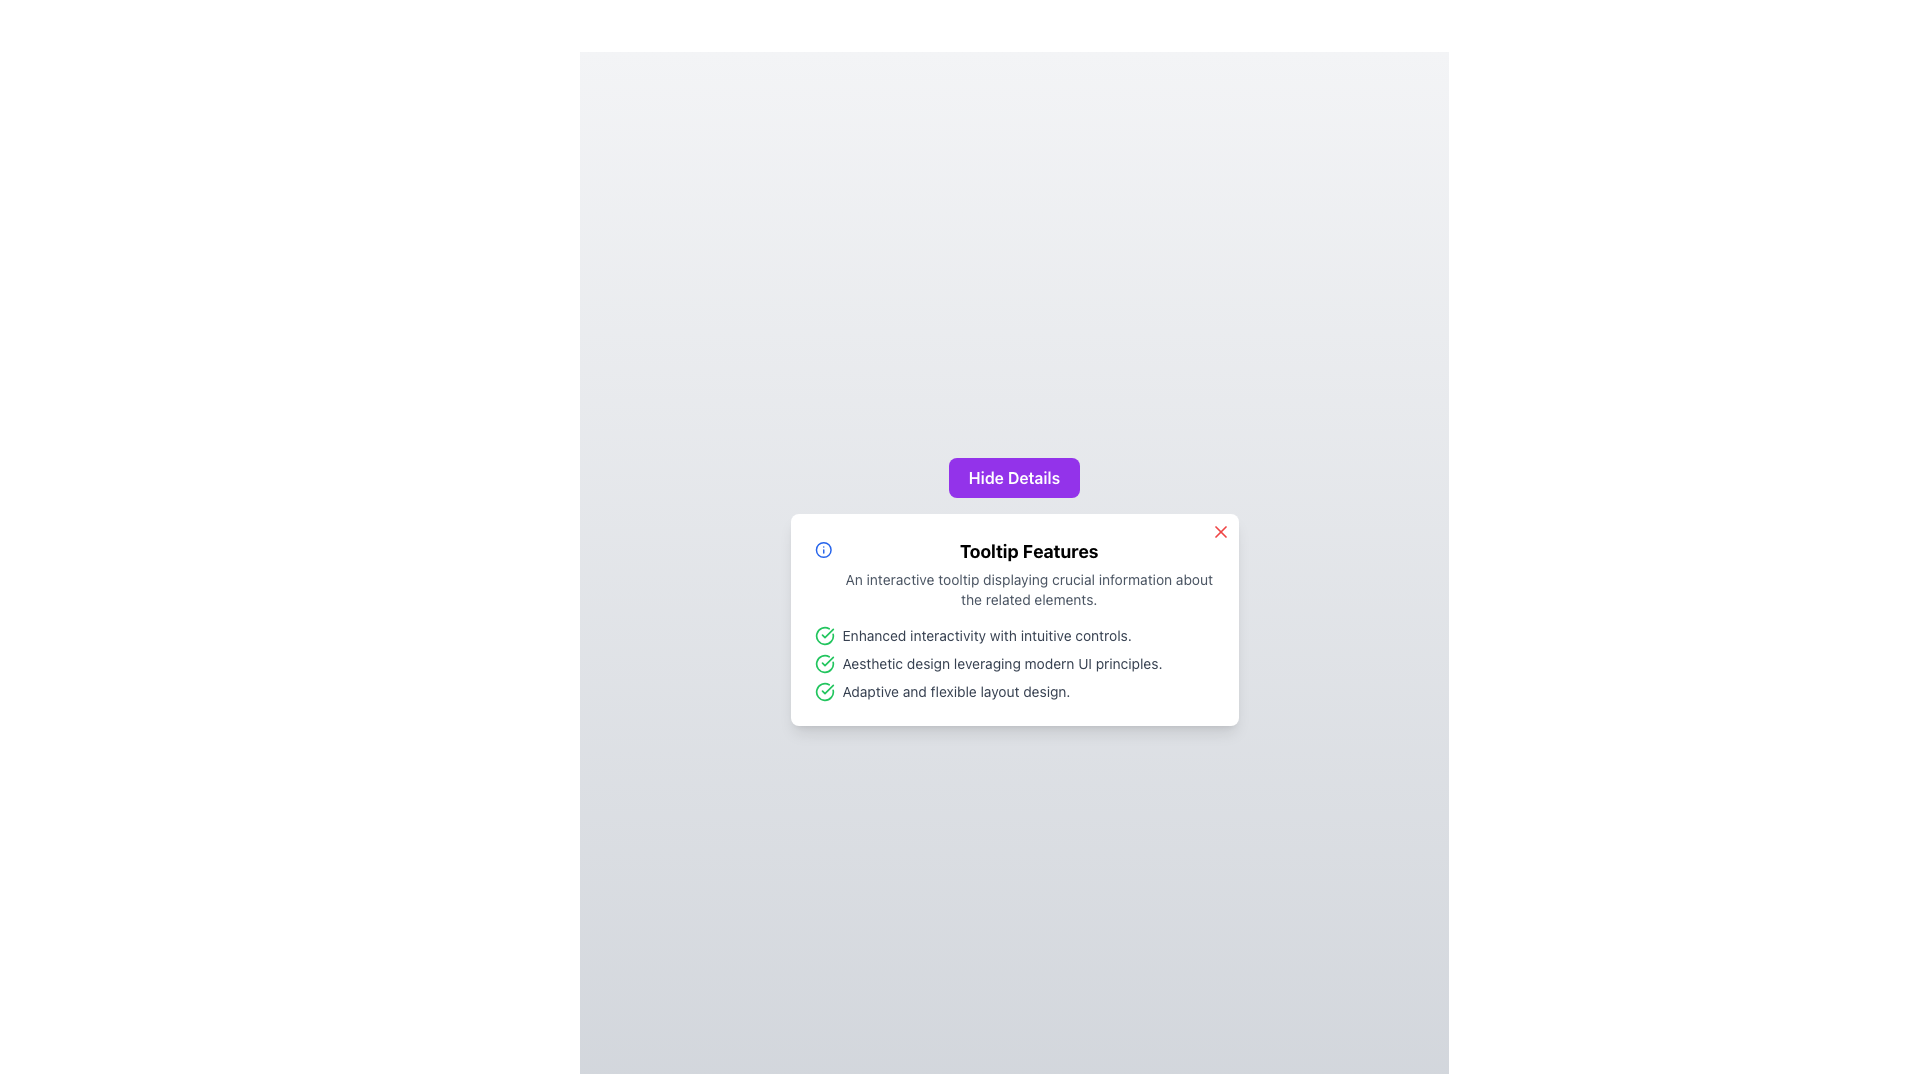 The image size is (1920, 1080). I want to click on text content of the Text Block titled 'Tooltip Features' which contains an interactive tooltip description, so click(1029, 574).